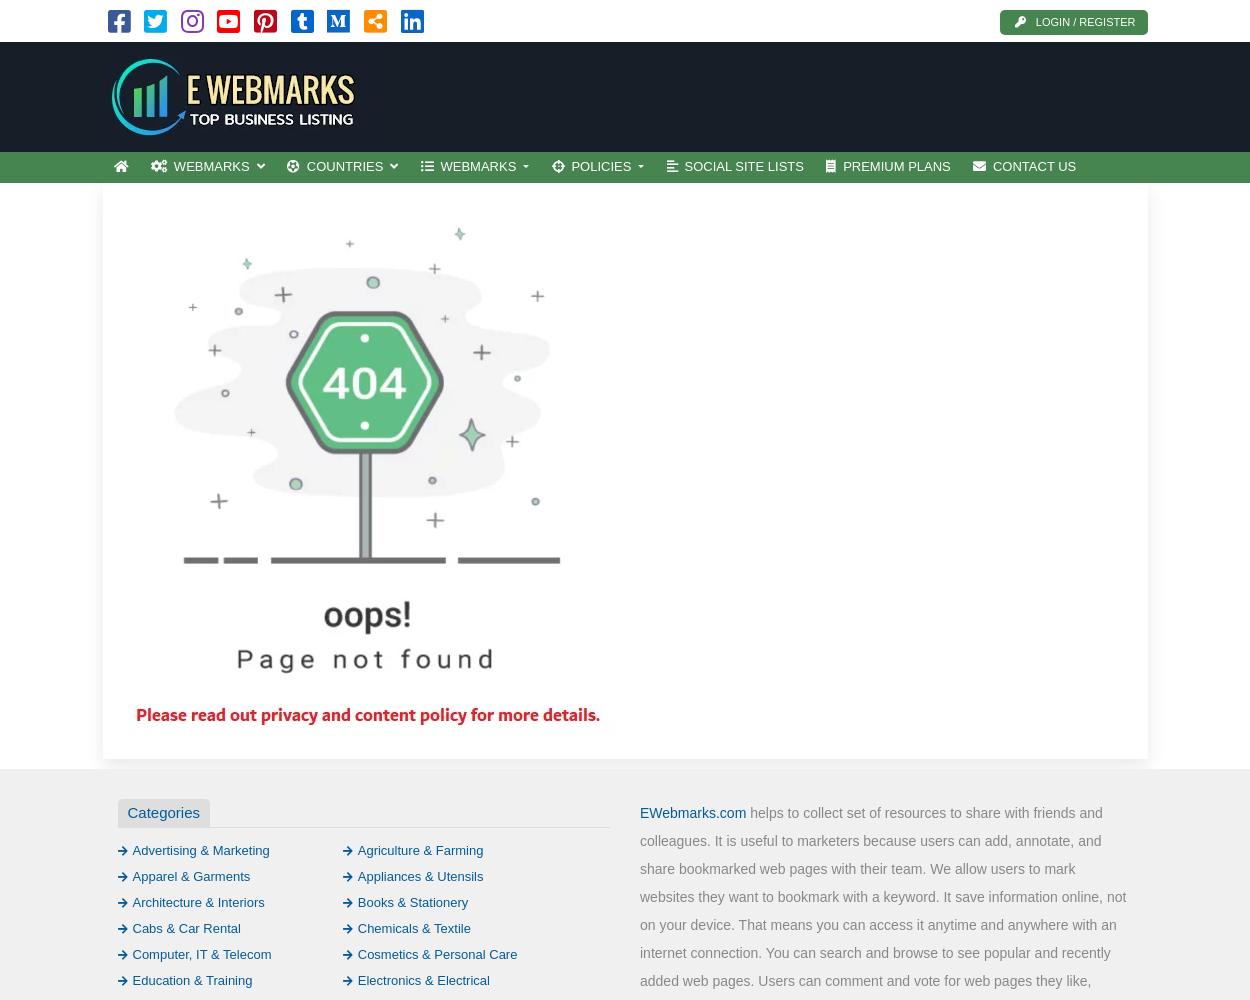  Describe the element at coordinates (356, 978) in the screenshot. I see `'Electronics & Electrical'` at that location.